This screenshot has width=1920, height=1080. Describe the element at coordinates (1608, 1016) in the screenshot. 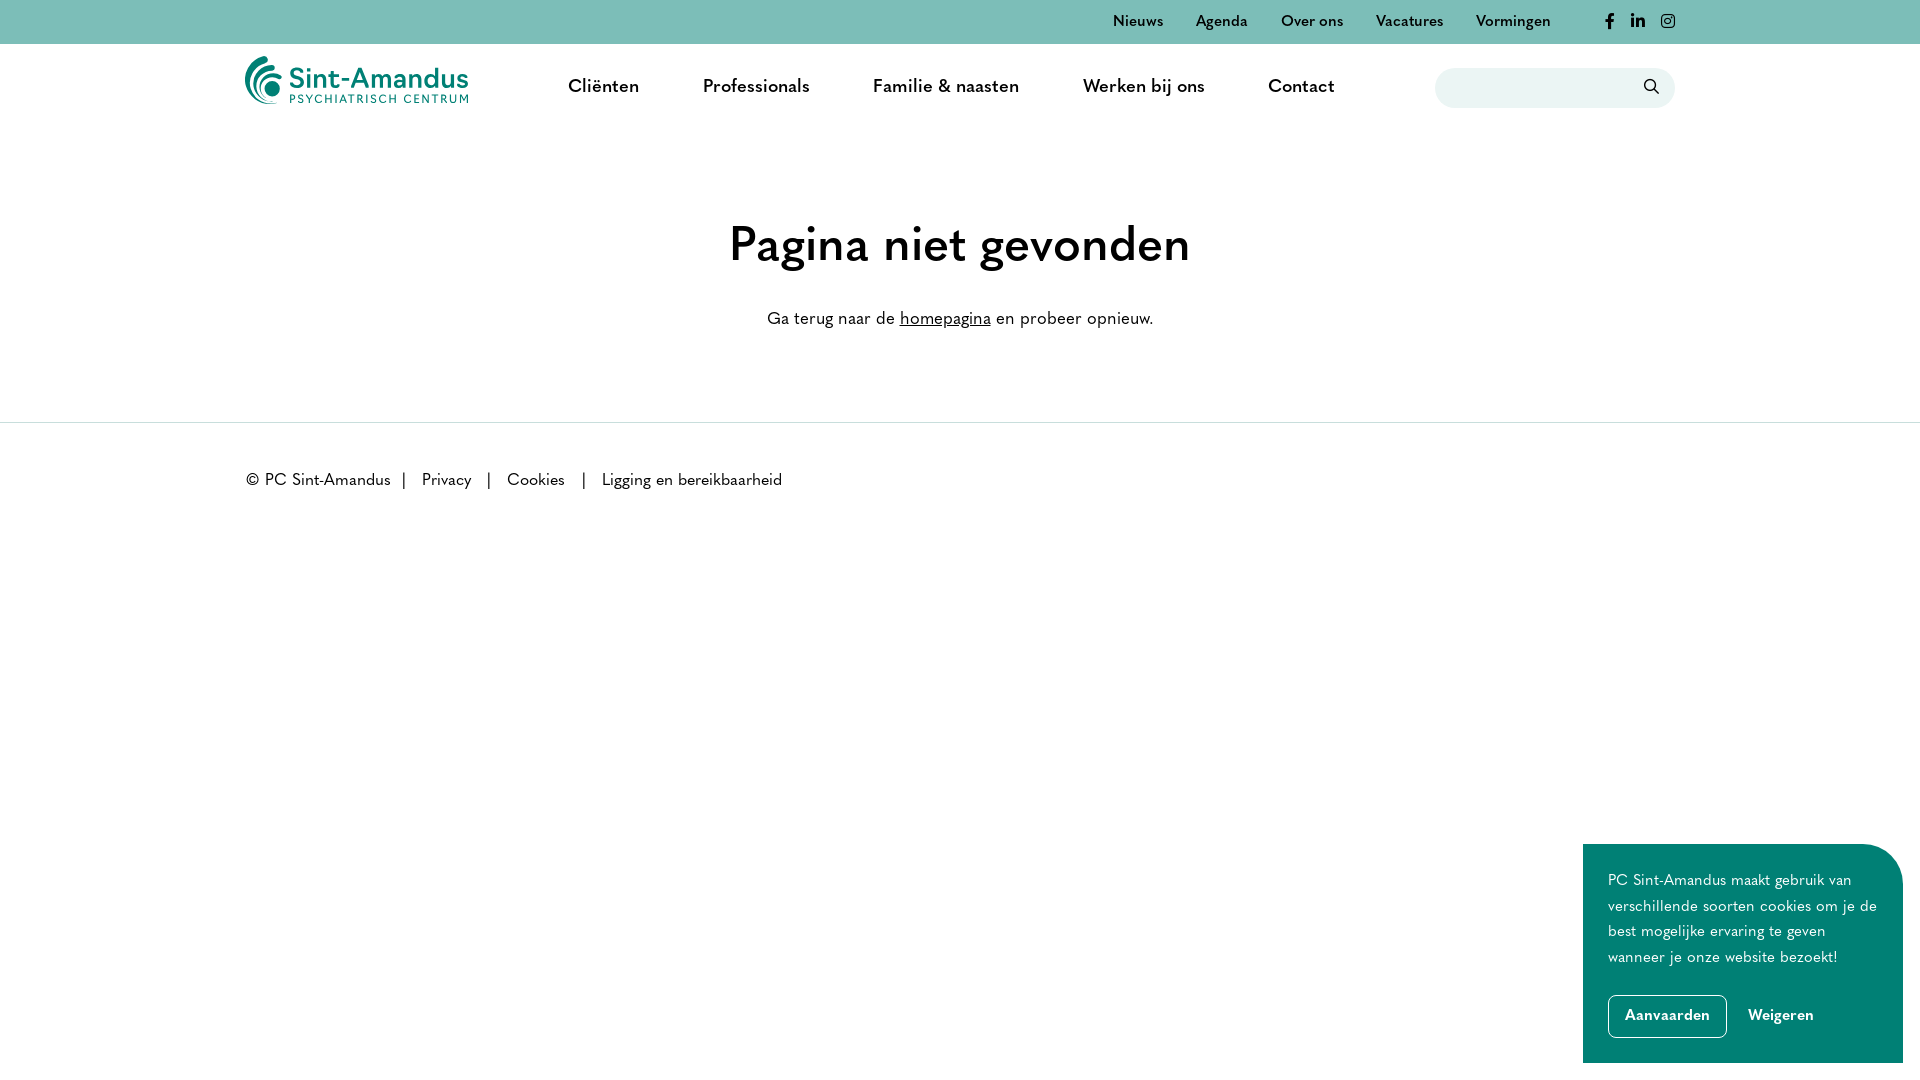

I see `'Aanvaarden'` at that location.